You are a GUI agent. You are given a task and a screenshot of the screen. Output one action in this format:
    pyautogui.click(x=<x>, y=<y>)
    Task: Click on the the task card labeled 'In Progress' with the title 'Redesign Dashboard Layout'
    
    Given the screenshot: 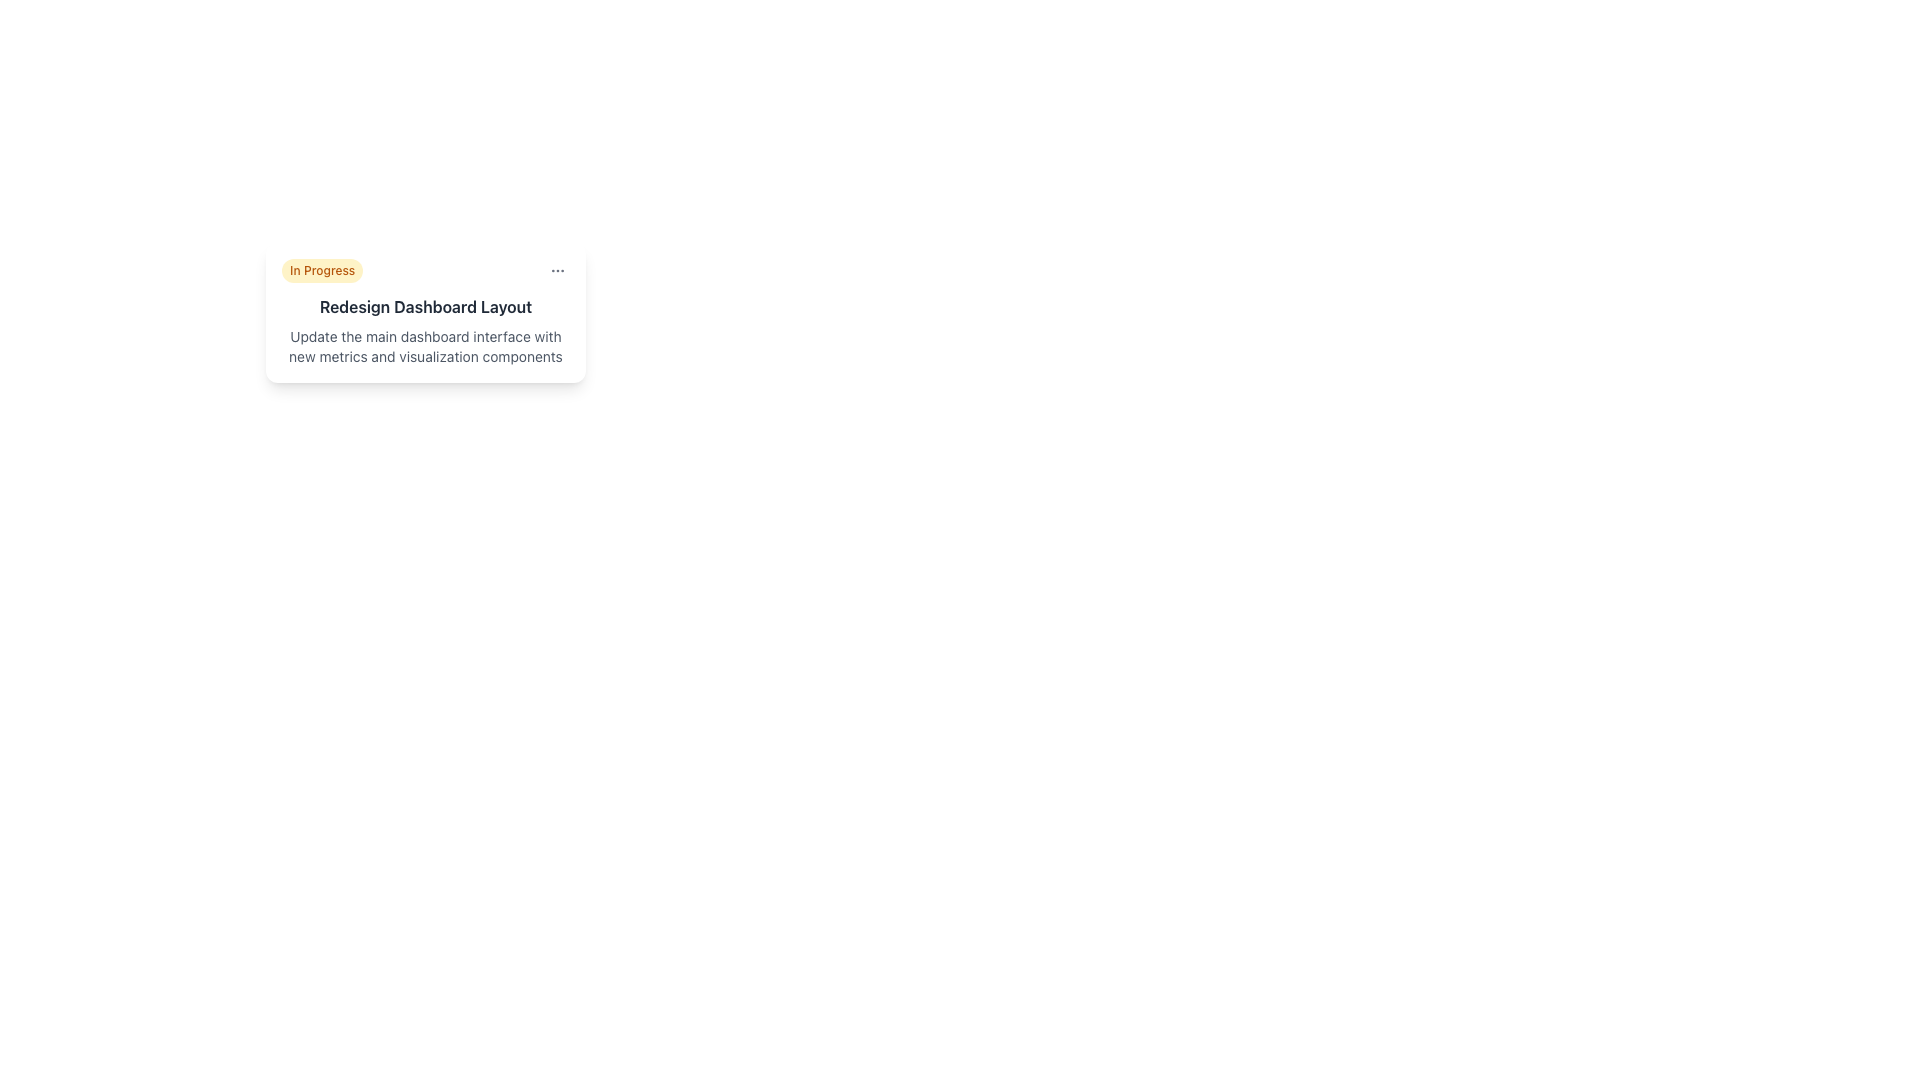 What is the action you would take?
    pyautogui.click(x=425, y=312)
    